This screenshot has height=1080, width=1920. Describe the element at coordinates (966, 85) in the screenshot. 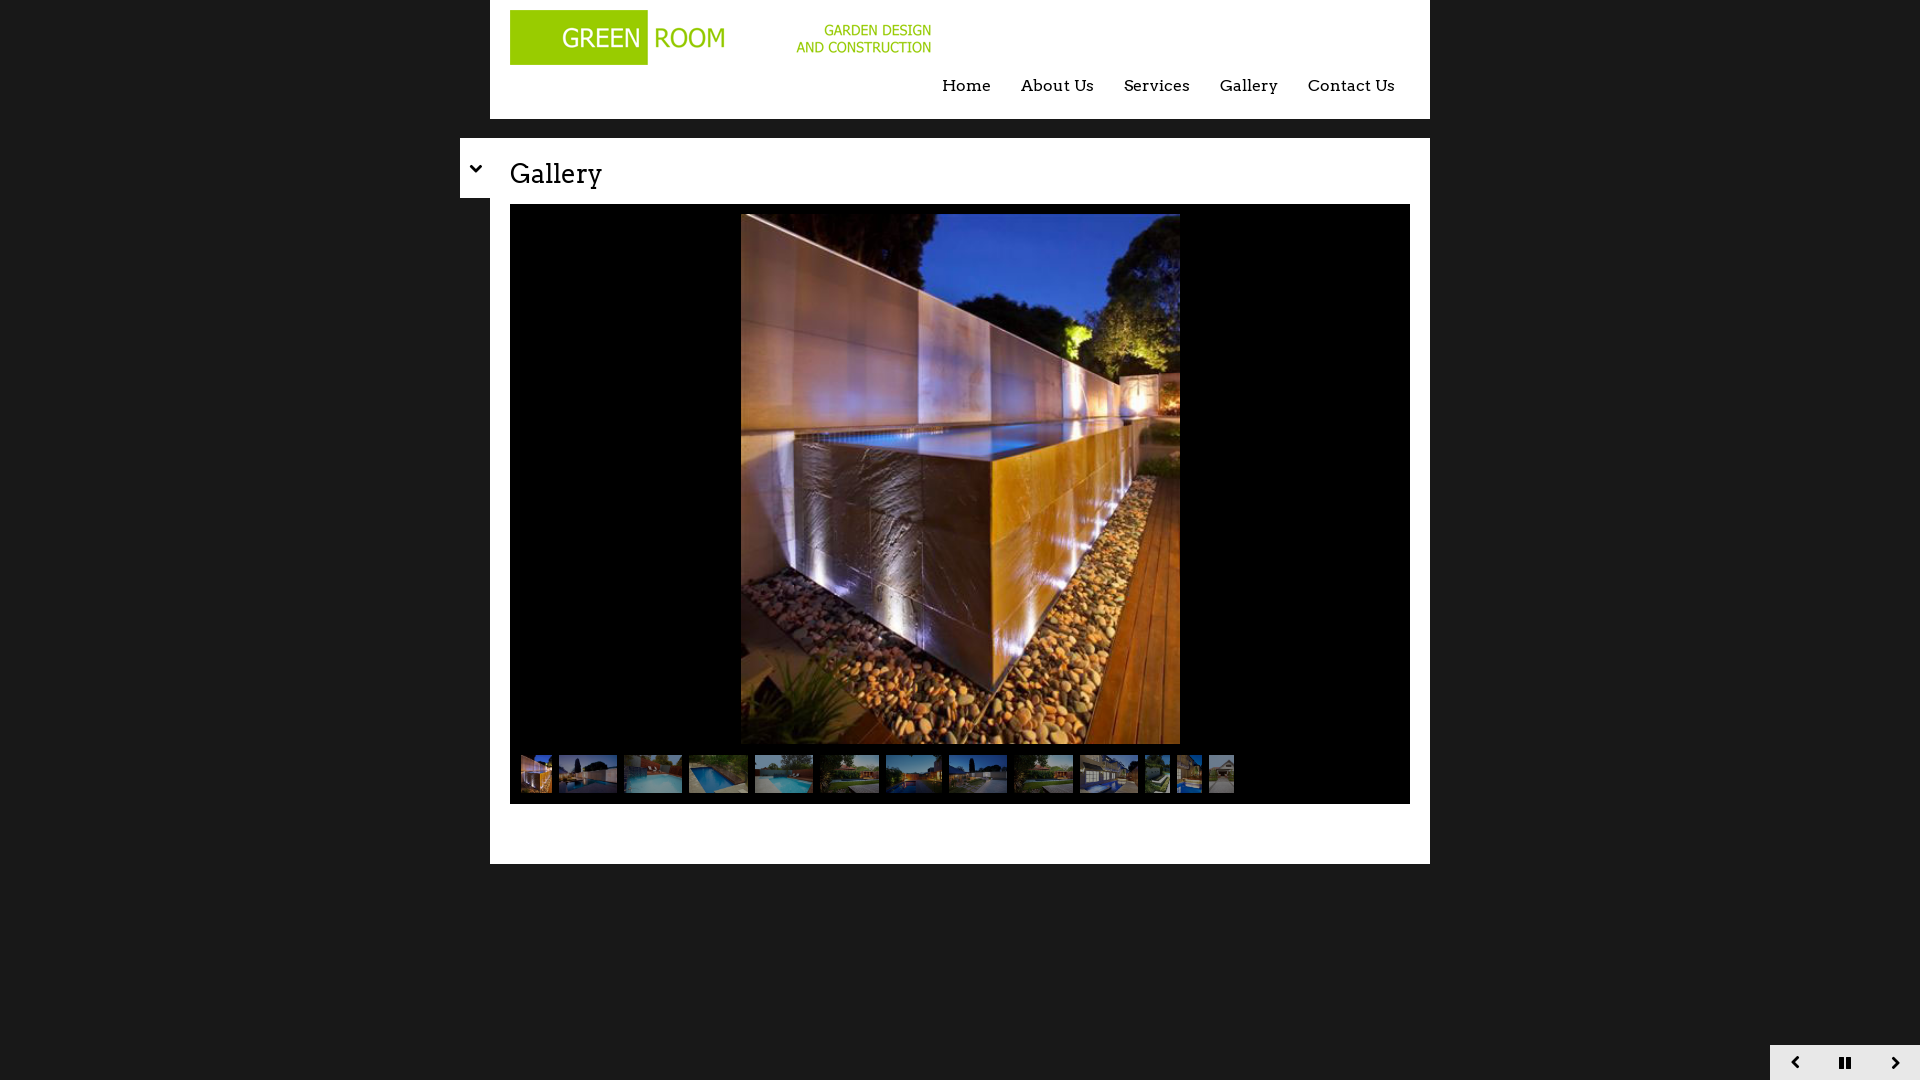

I see `'Home'` at that location.